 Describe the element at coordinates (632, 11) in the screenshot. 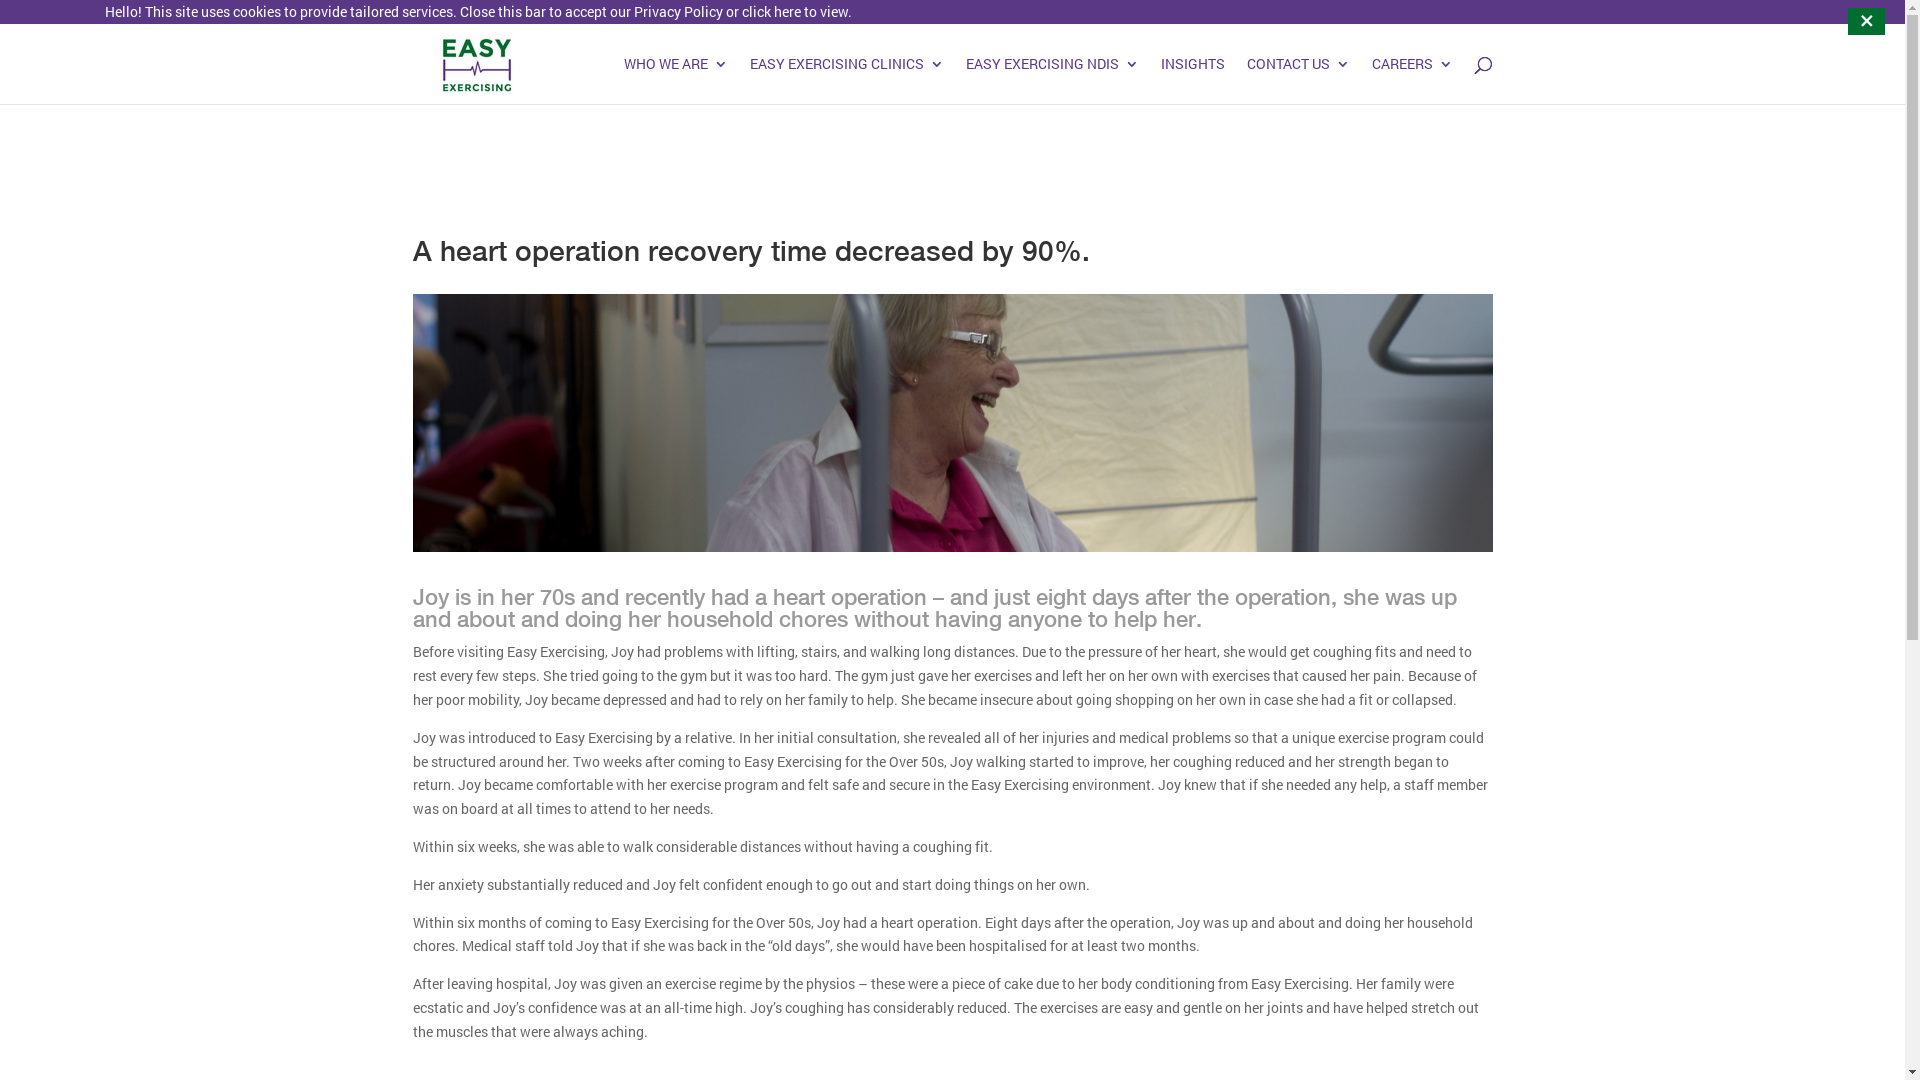

I see `'Privacy Policy'` at that location.